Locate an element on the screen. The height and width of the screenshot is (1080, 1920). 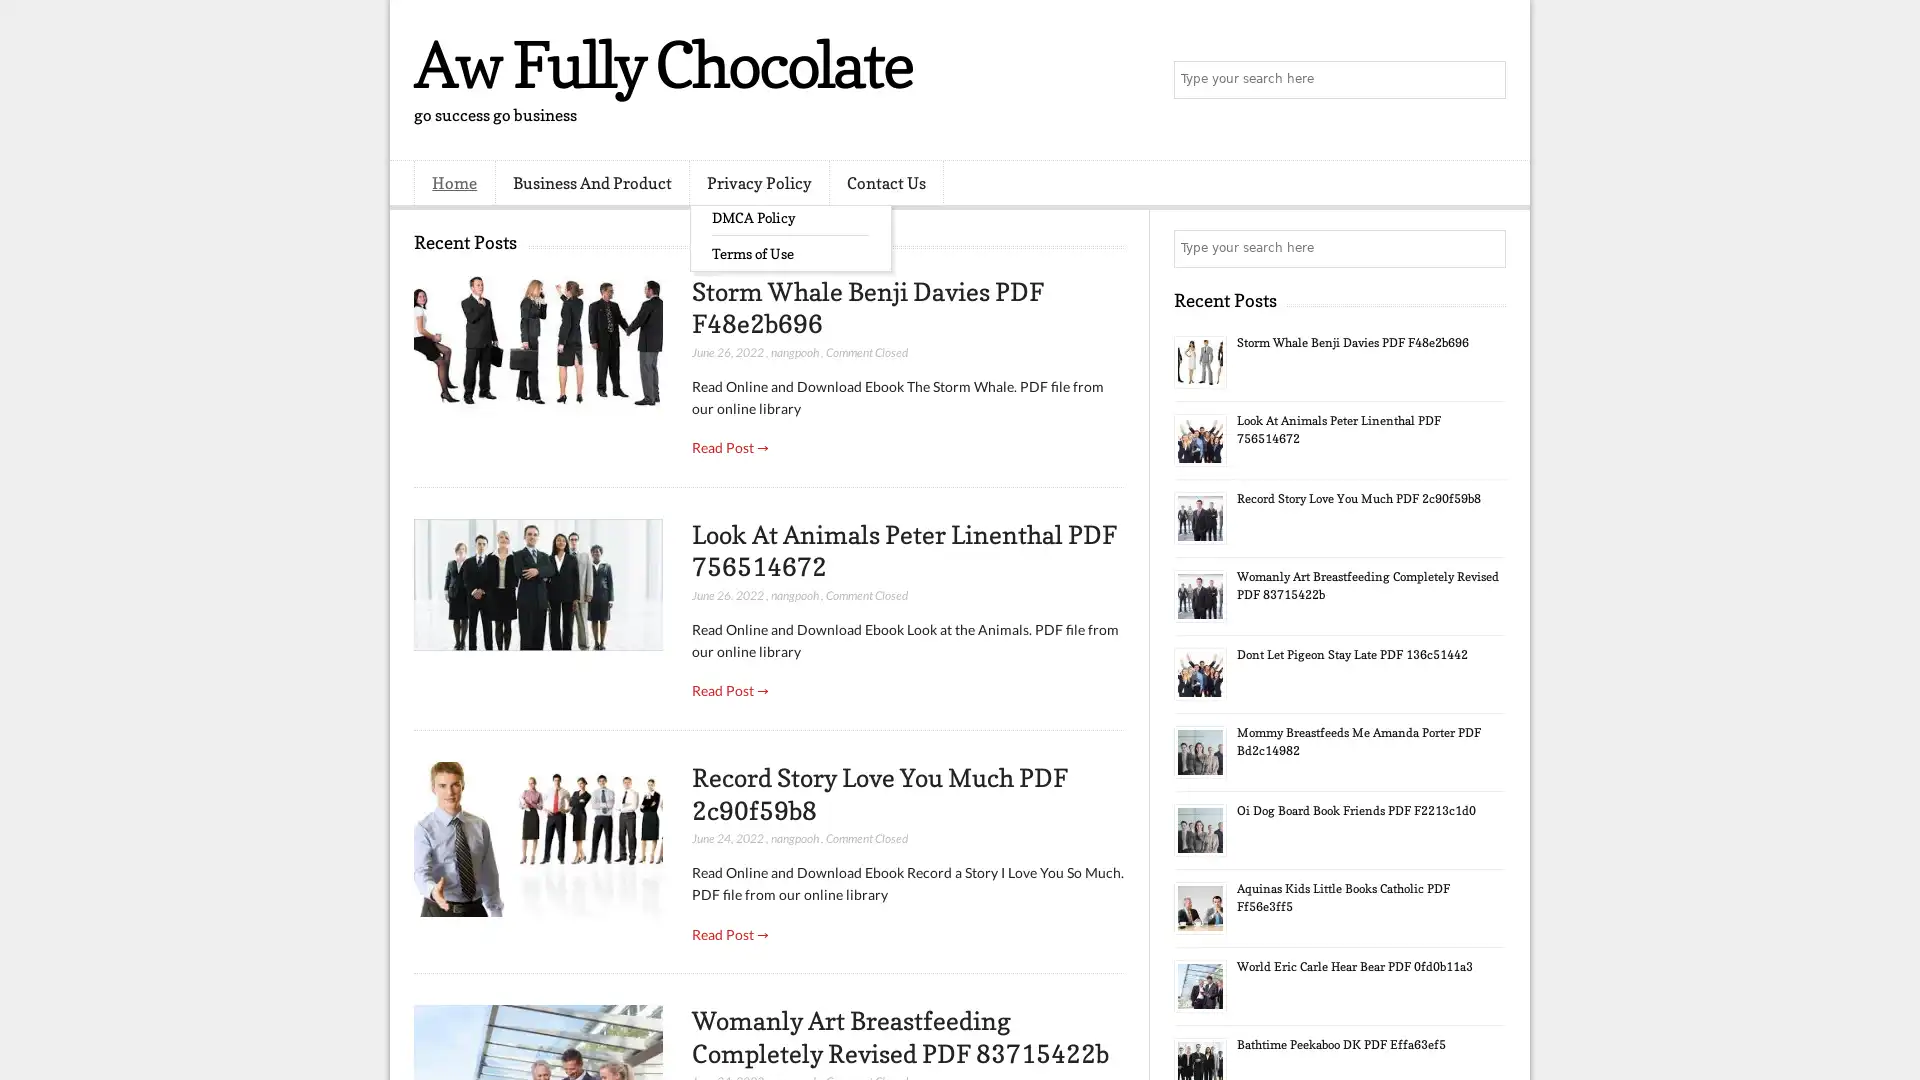
Search is located at coordinates (1485, 80).